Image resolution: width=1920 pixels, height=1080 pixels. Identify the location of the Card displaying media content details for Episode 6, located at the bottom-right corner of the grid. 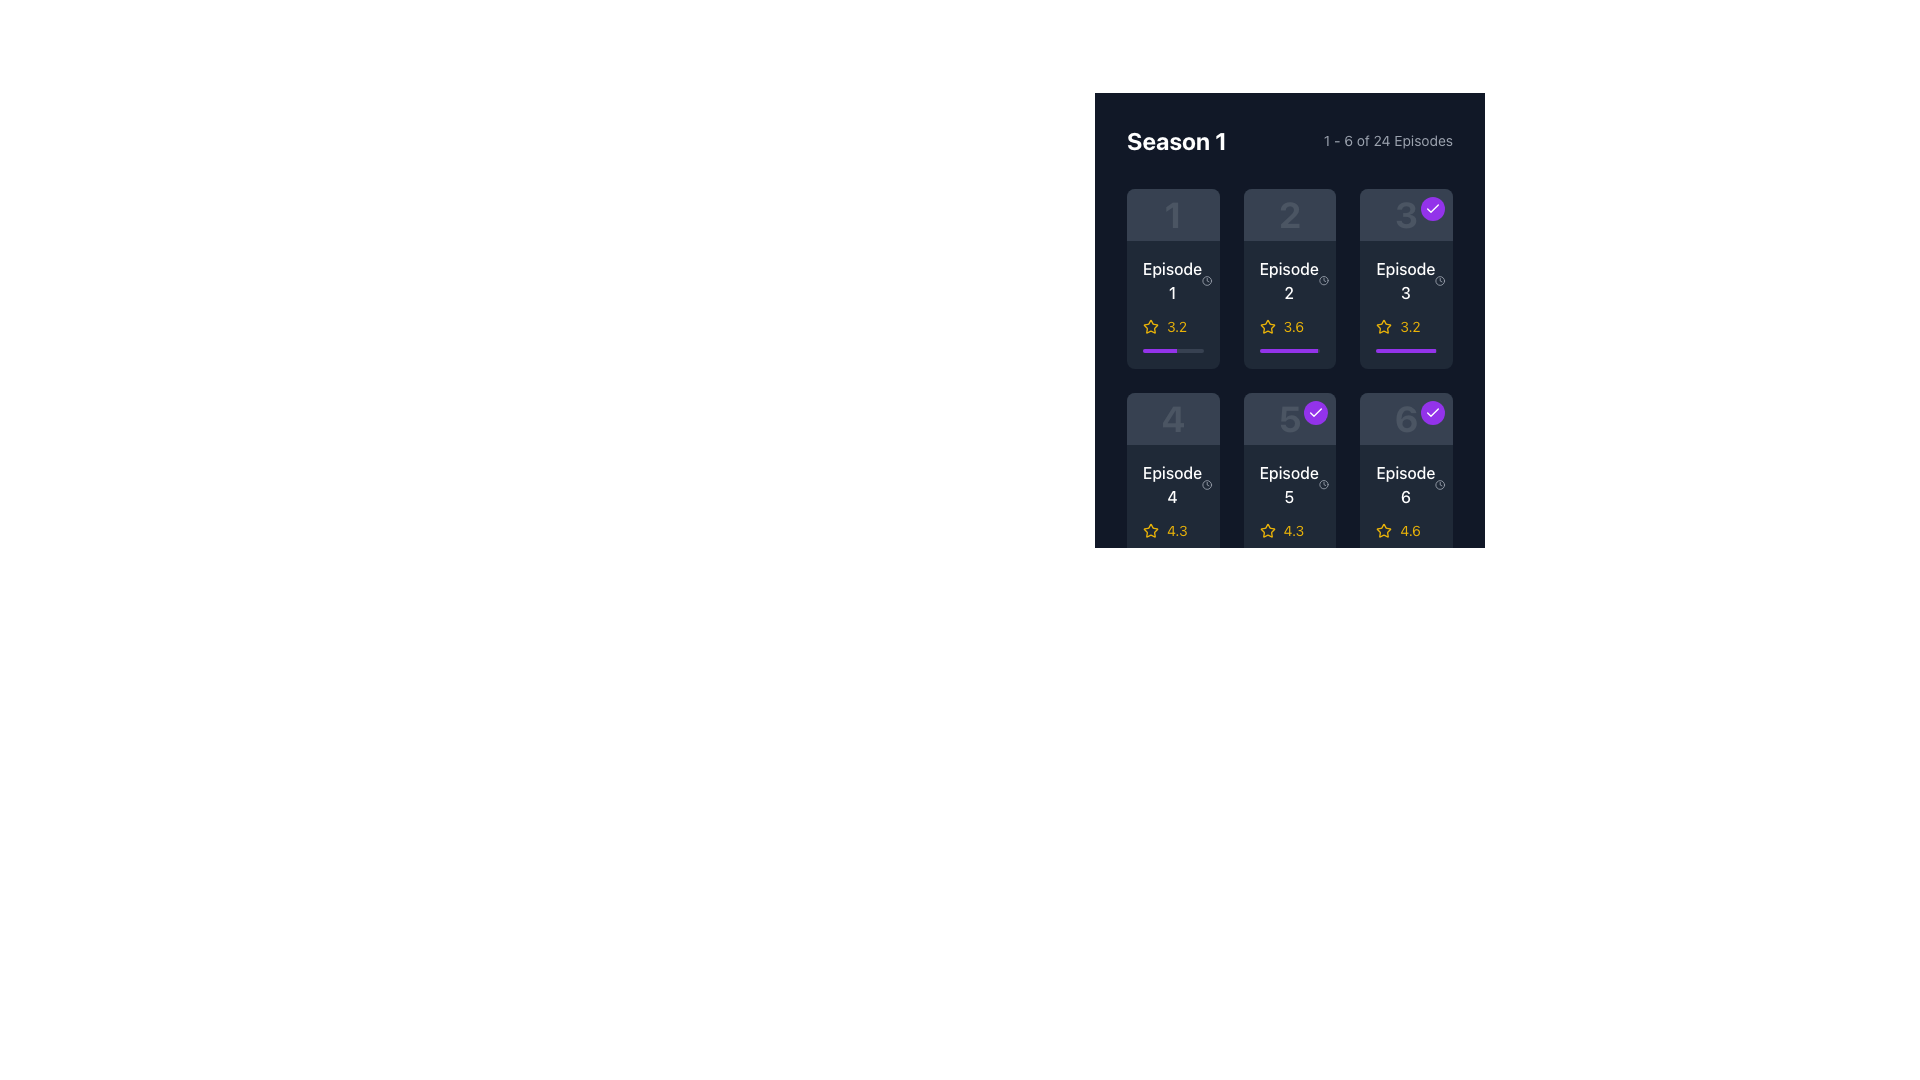
(1405, 508).